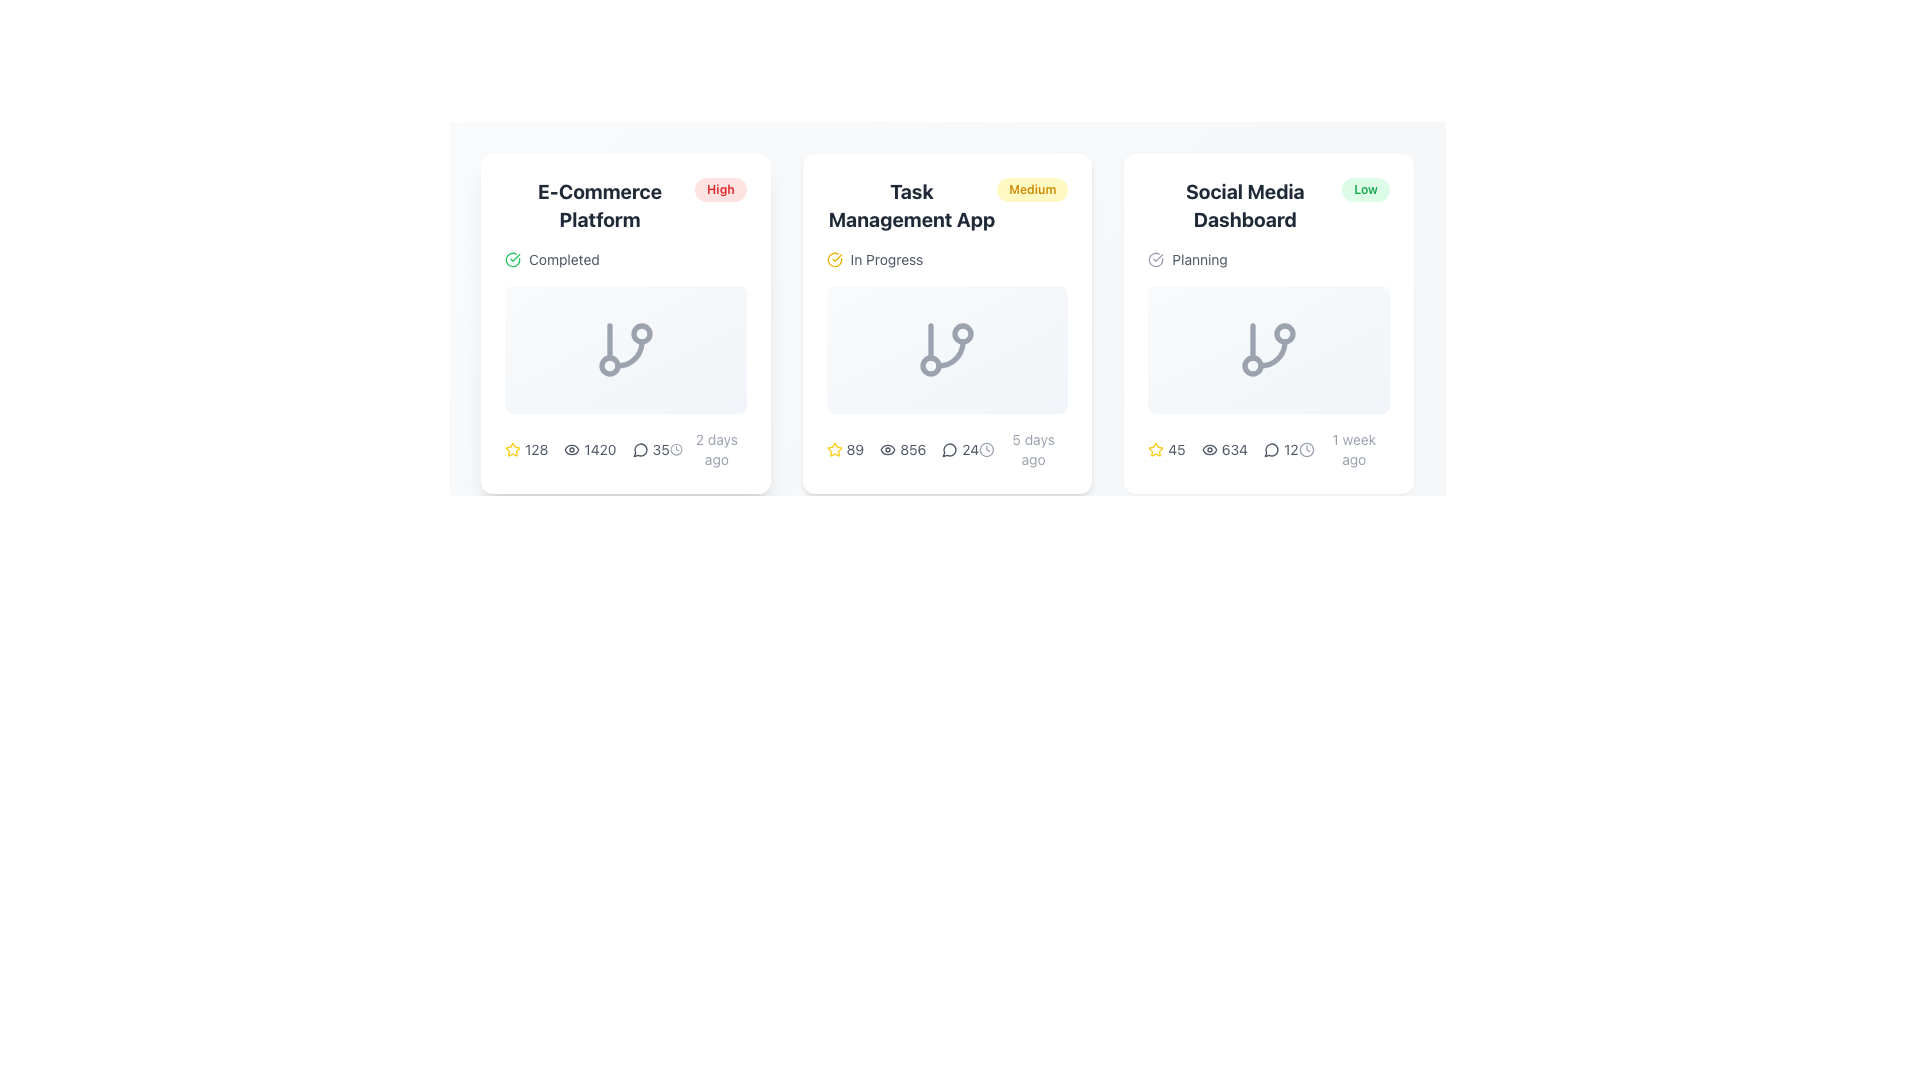  What do you see at coordinates (902, 450) in the screenshot?
I see `the view indicator displaying the number of views associated with the content in the bottom segment of the second card in the Task Management App` at bounding box center [902, 450].